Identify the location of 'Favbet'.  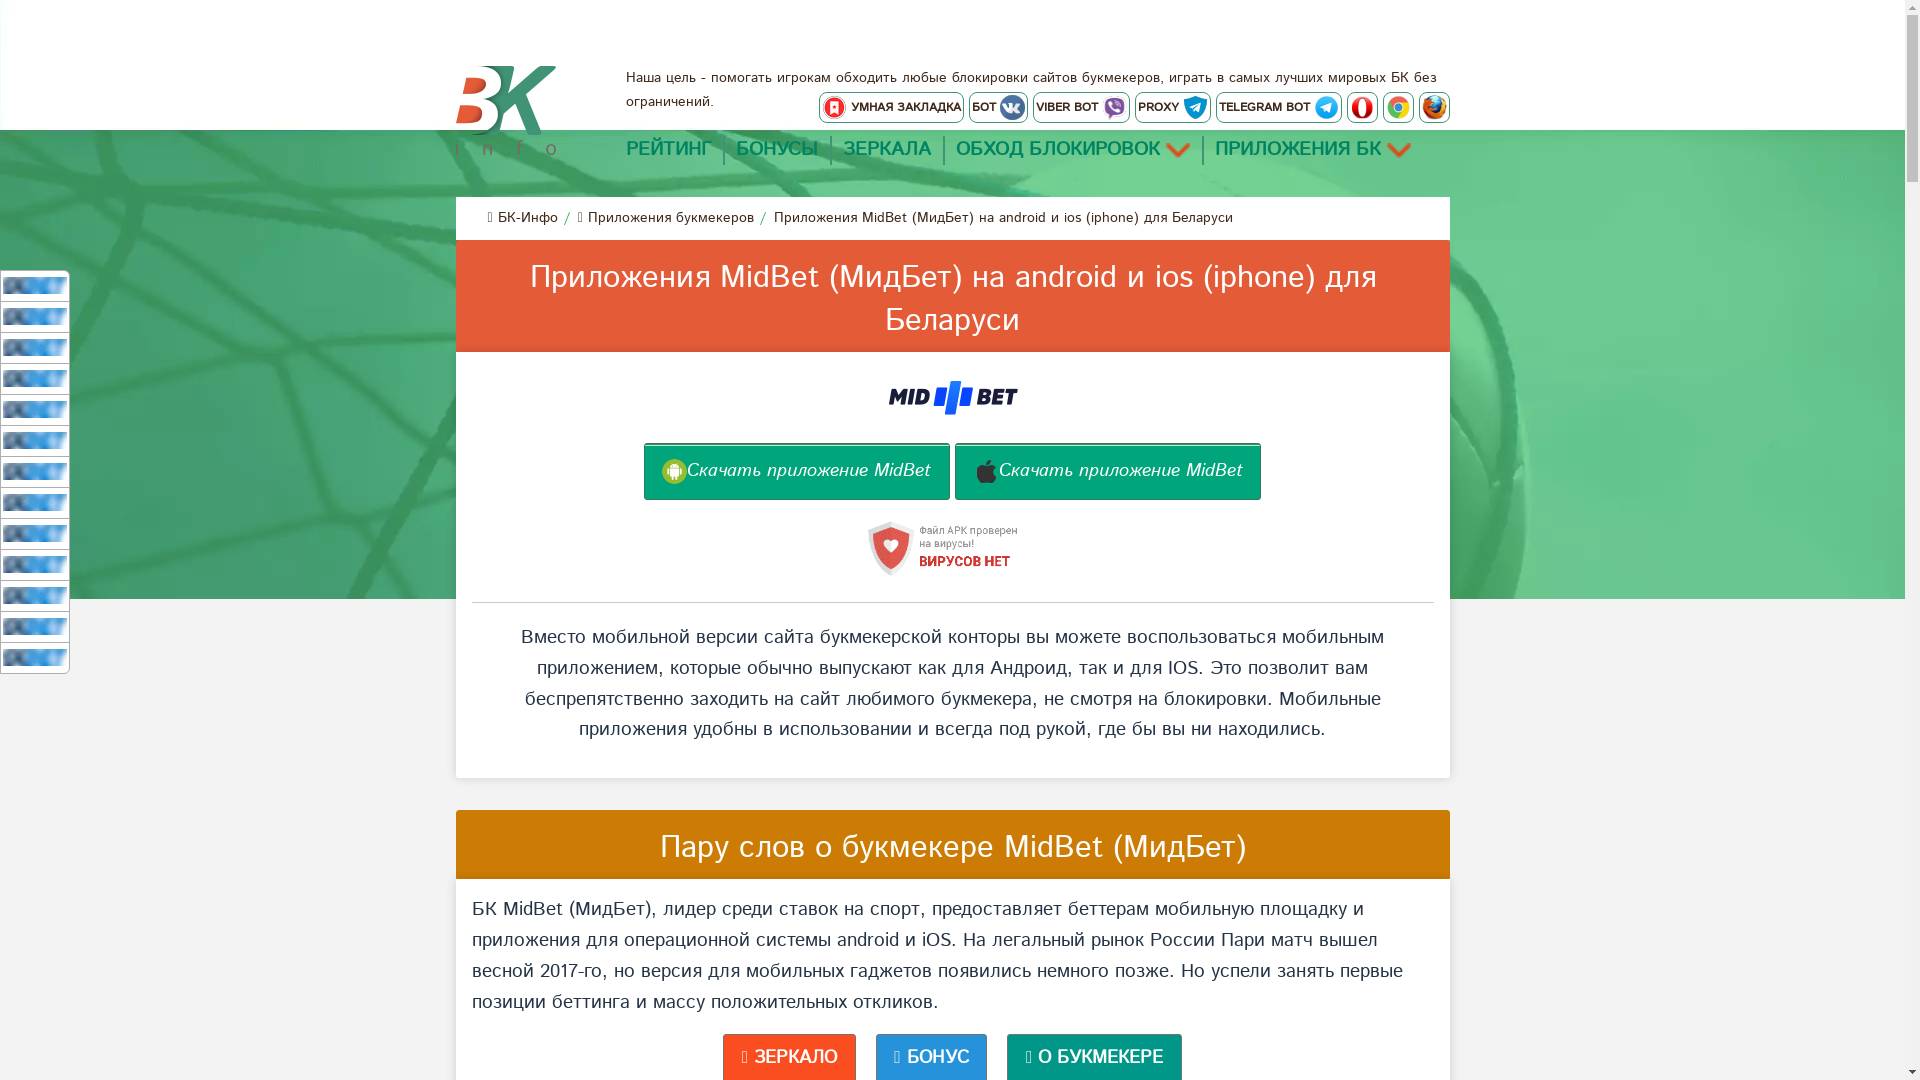
(34, 657).